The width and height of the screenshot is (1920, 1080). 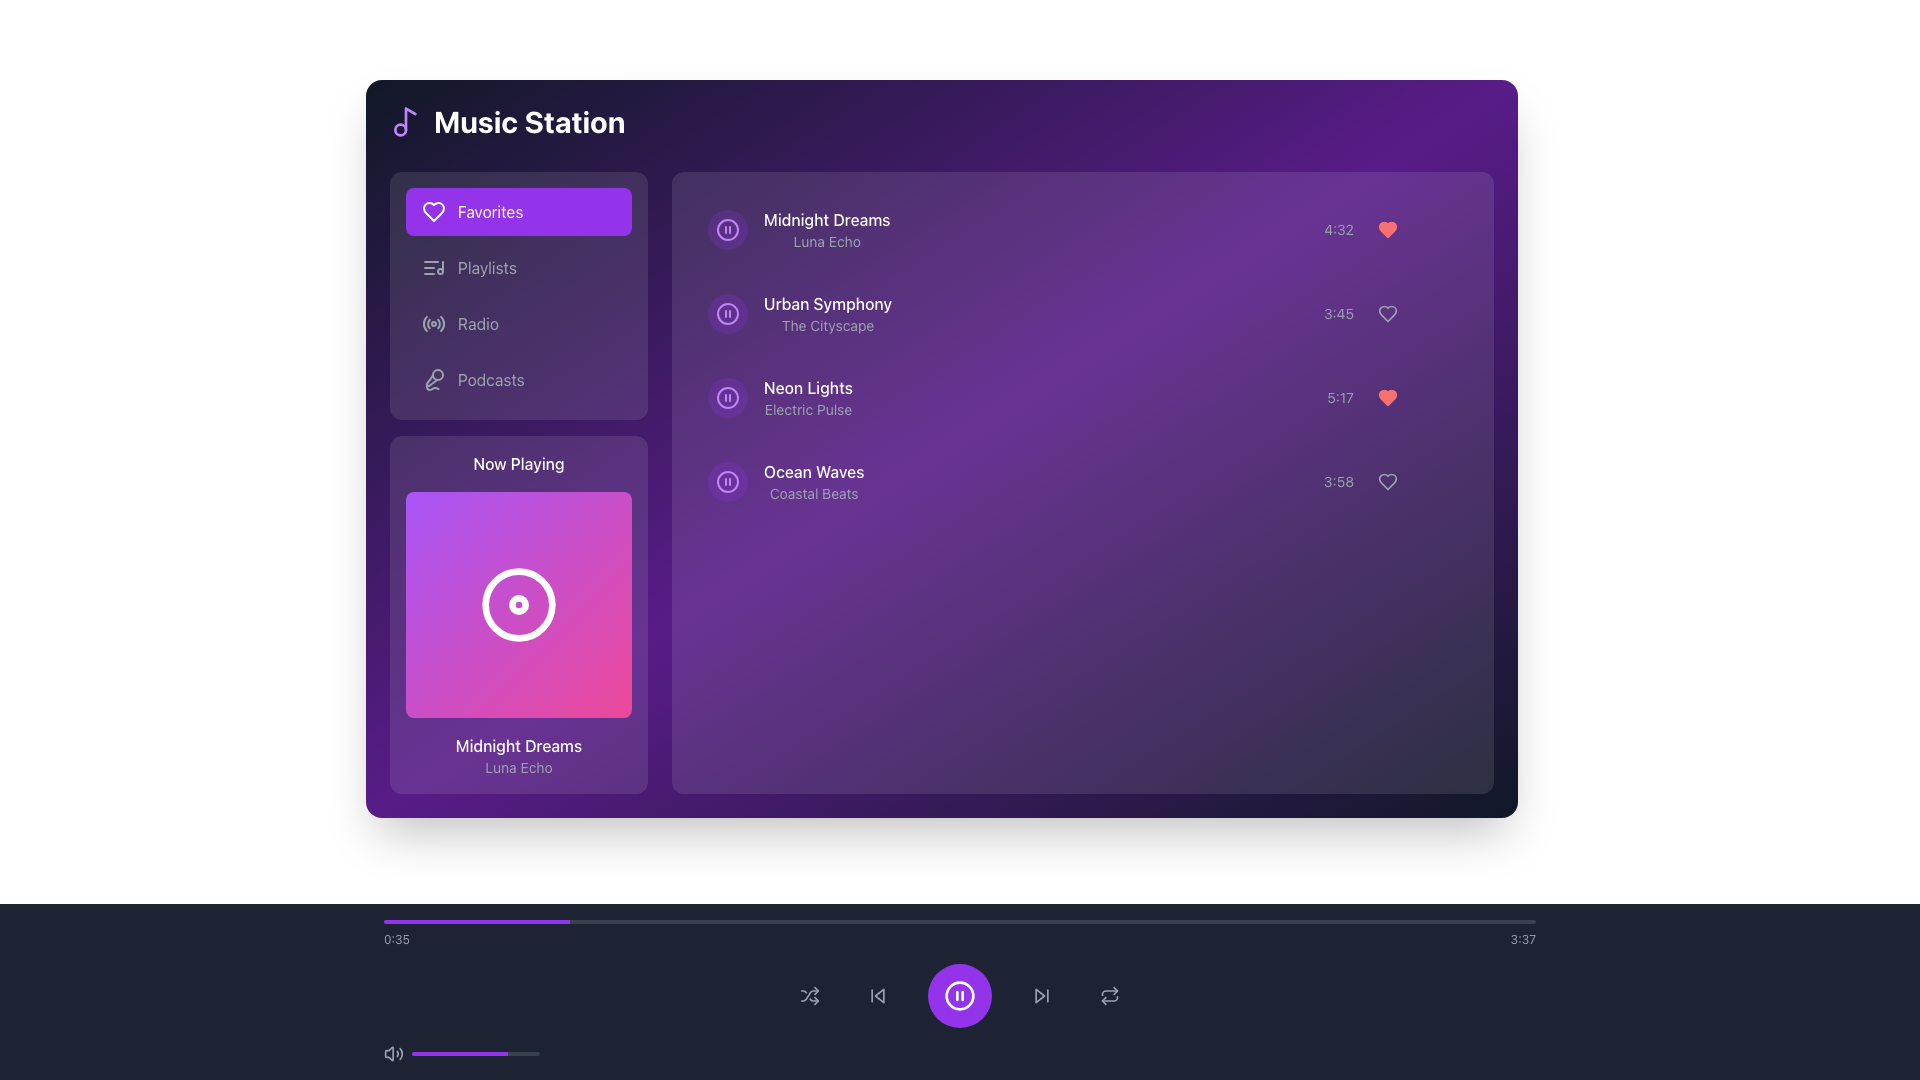 I want to click on the fourth heart-shaped icon located to the right of the 'Ocean Waves' text and its track duration '3:58' to favorite or unfavorite the song, so click(x=1386, y=482).